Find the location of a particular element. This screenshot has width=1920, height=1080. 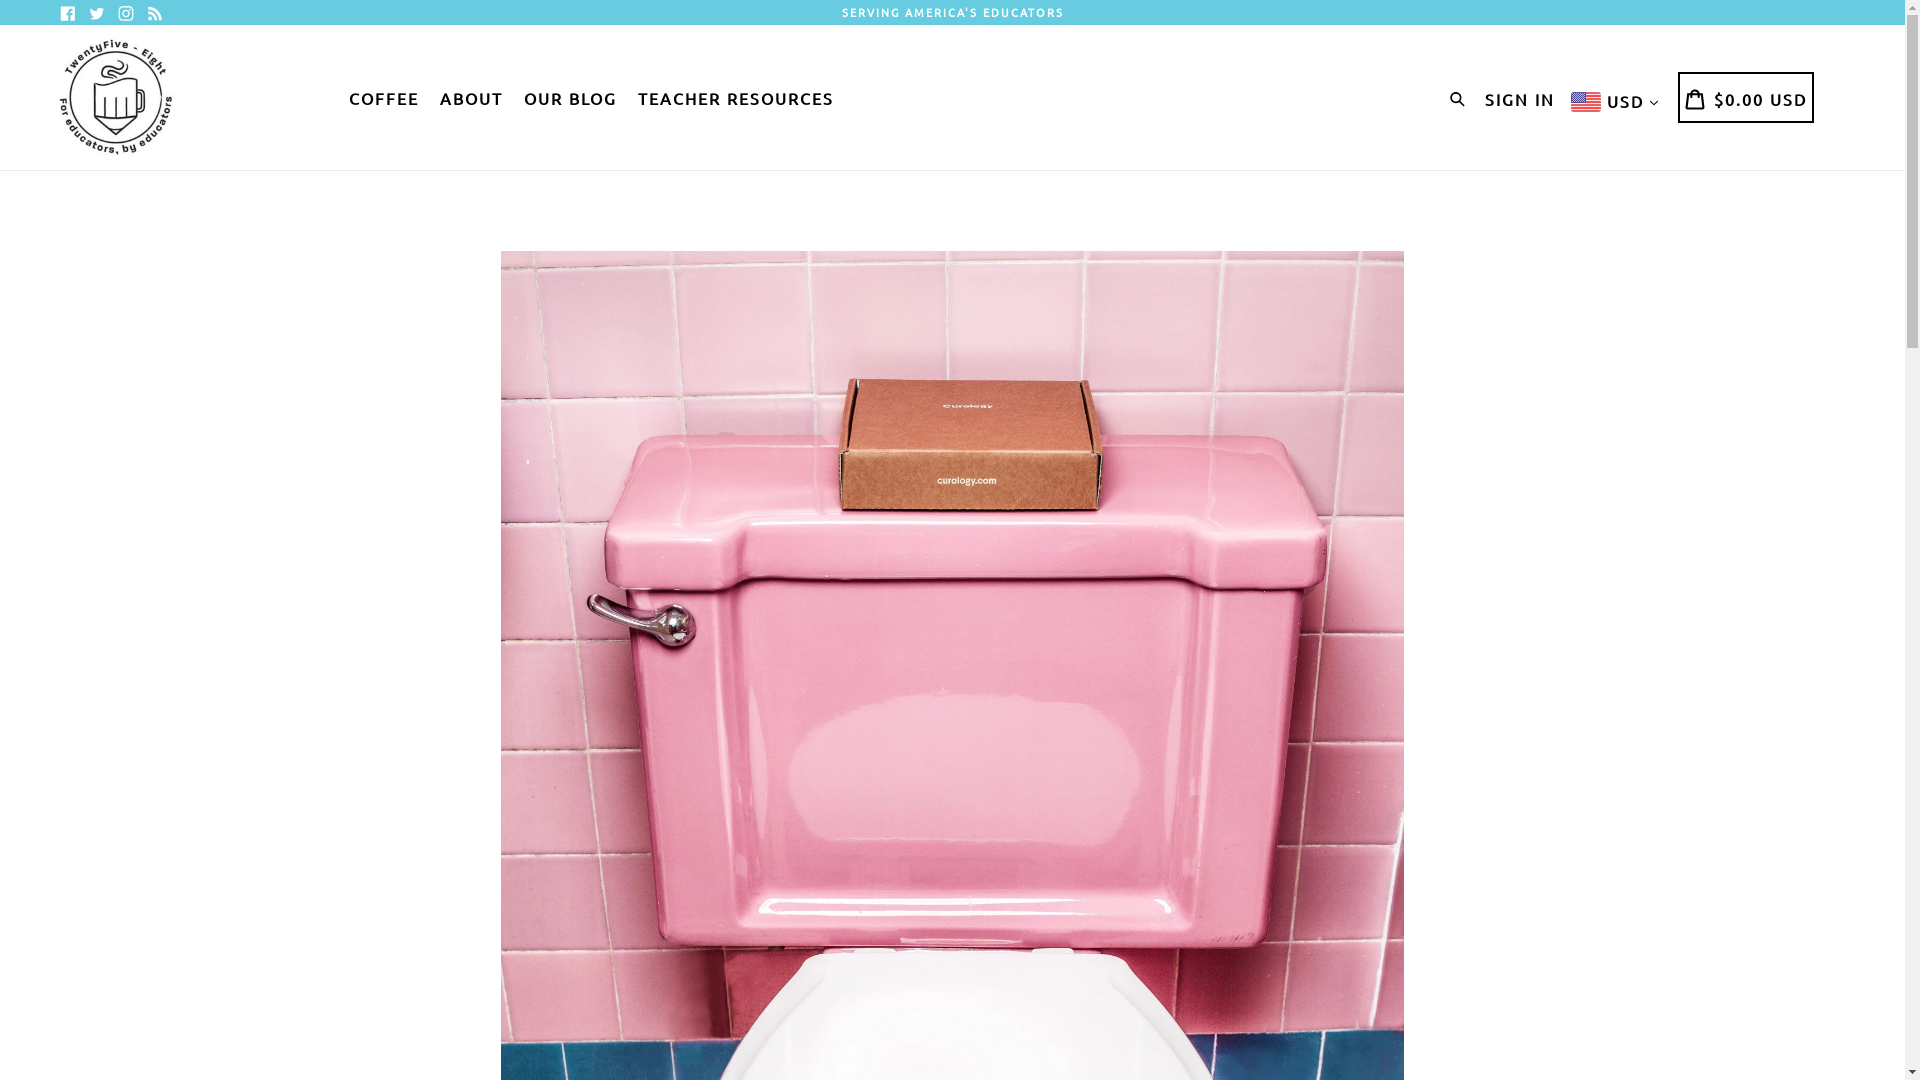

'Facebook' is located at coordinates (54, 13).